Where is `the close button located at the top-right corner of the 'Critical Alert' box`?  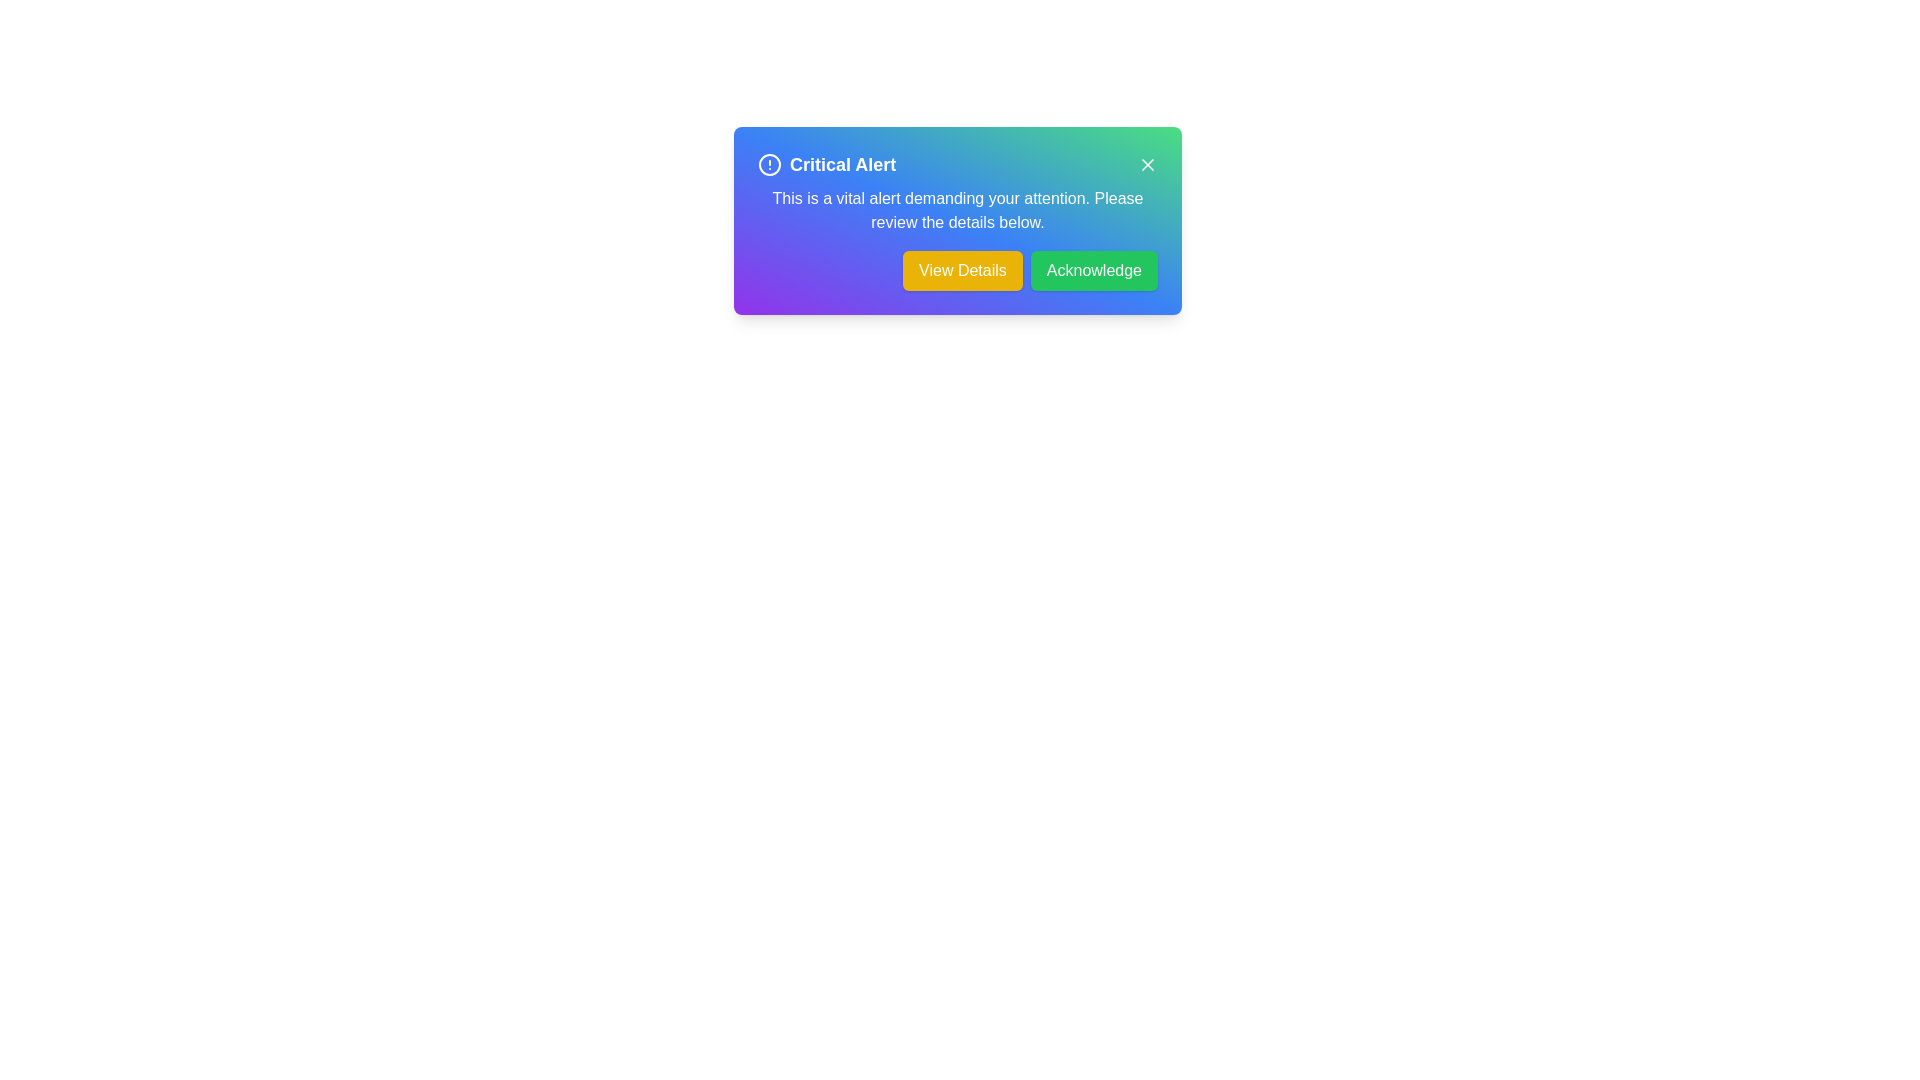 the close button located at the top-right corner of the 'Critical Alert' box is located at coordinates (1147, 164).